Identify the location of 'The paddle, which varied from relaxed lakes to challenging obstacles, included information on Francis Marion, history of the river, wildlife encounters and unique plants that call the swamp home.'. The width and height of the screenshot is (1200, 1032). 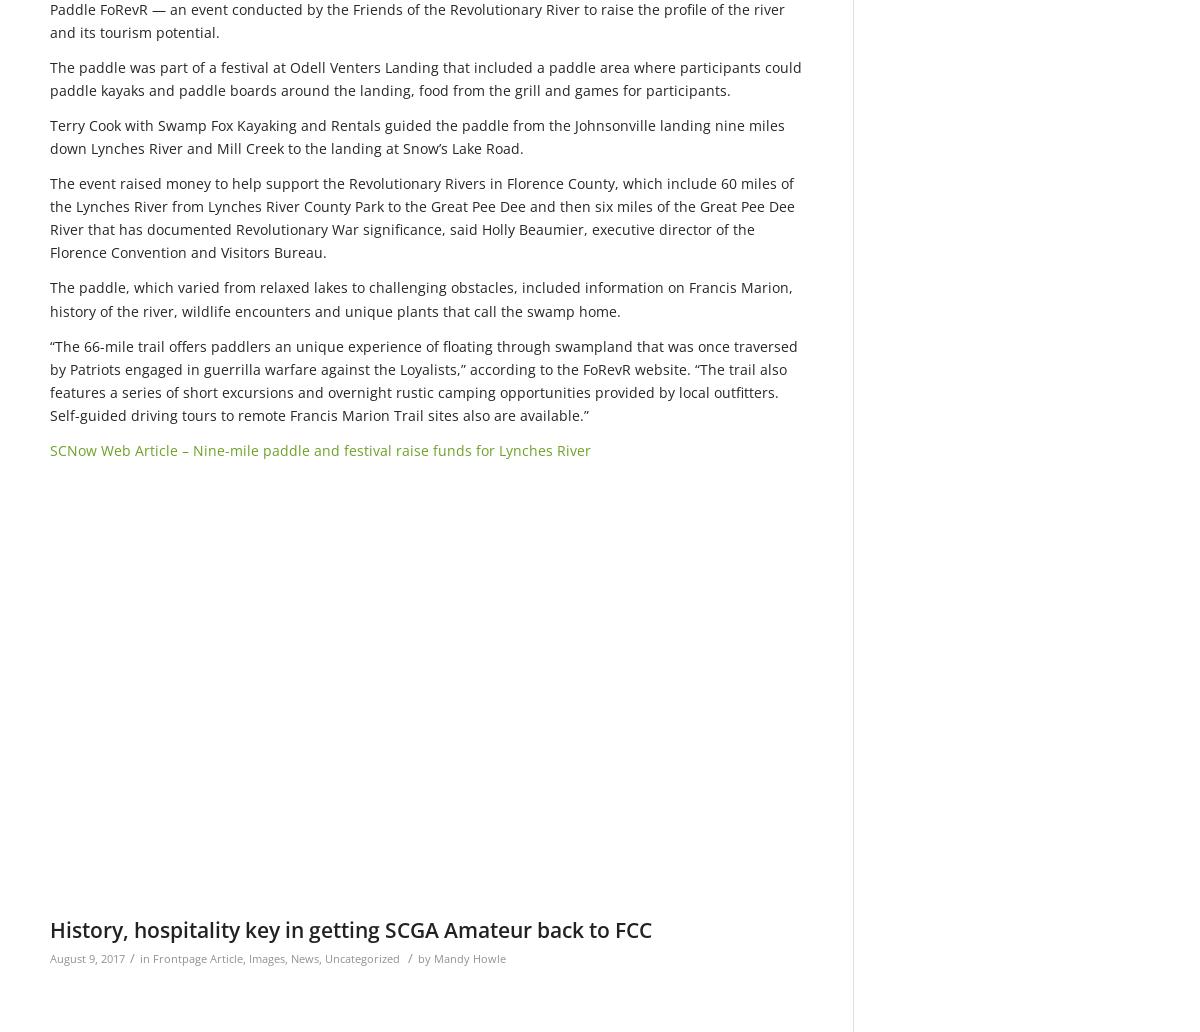
(421, 298).